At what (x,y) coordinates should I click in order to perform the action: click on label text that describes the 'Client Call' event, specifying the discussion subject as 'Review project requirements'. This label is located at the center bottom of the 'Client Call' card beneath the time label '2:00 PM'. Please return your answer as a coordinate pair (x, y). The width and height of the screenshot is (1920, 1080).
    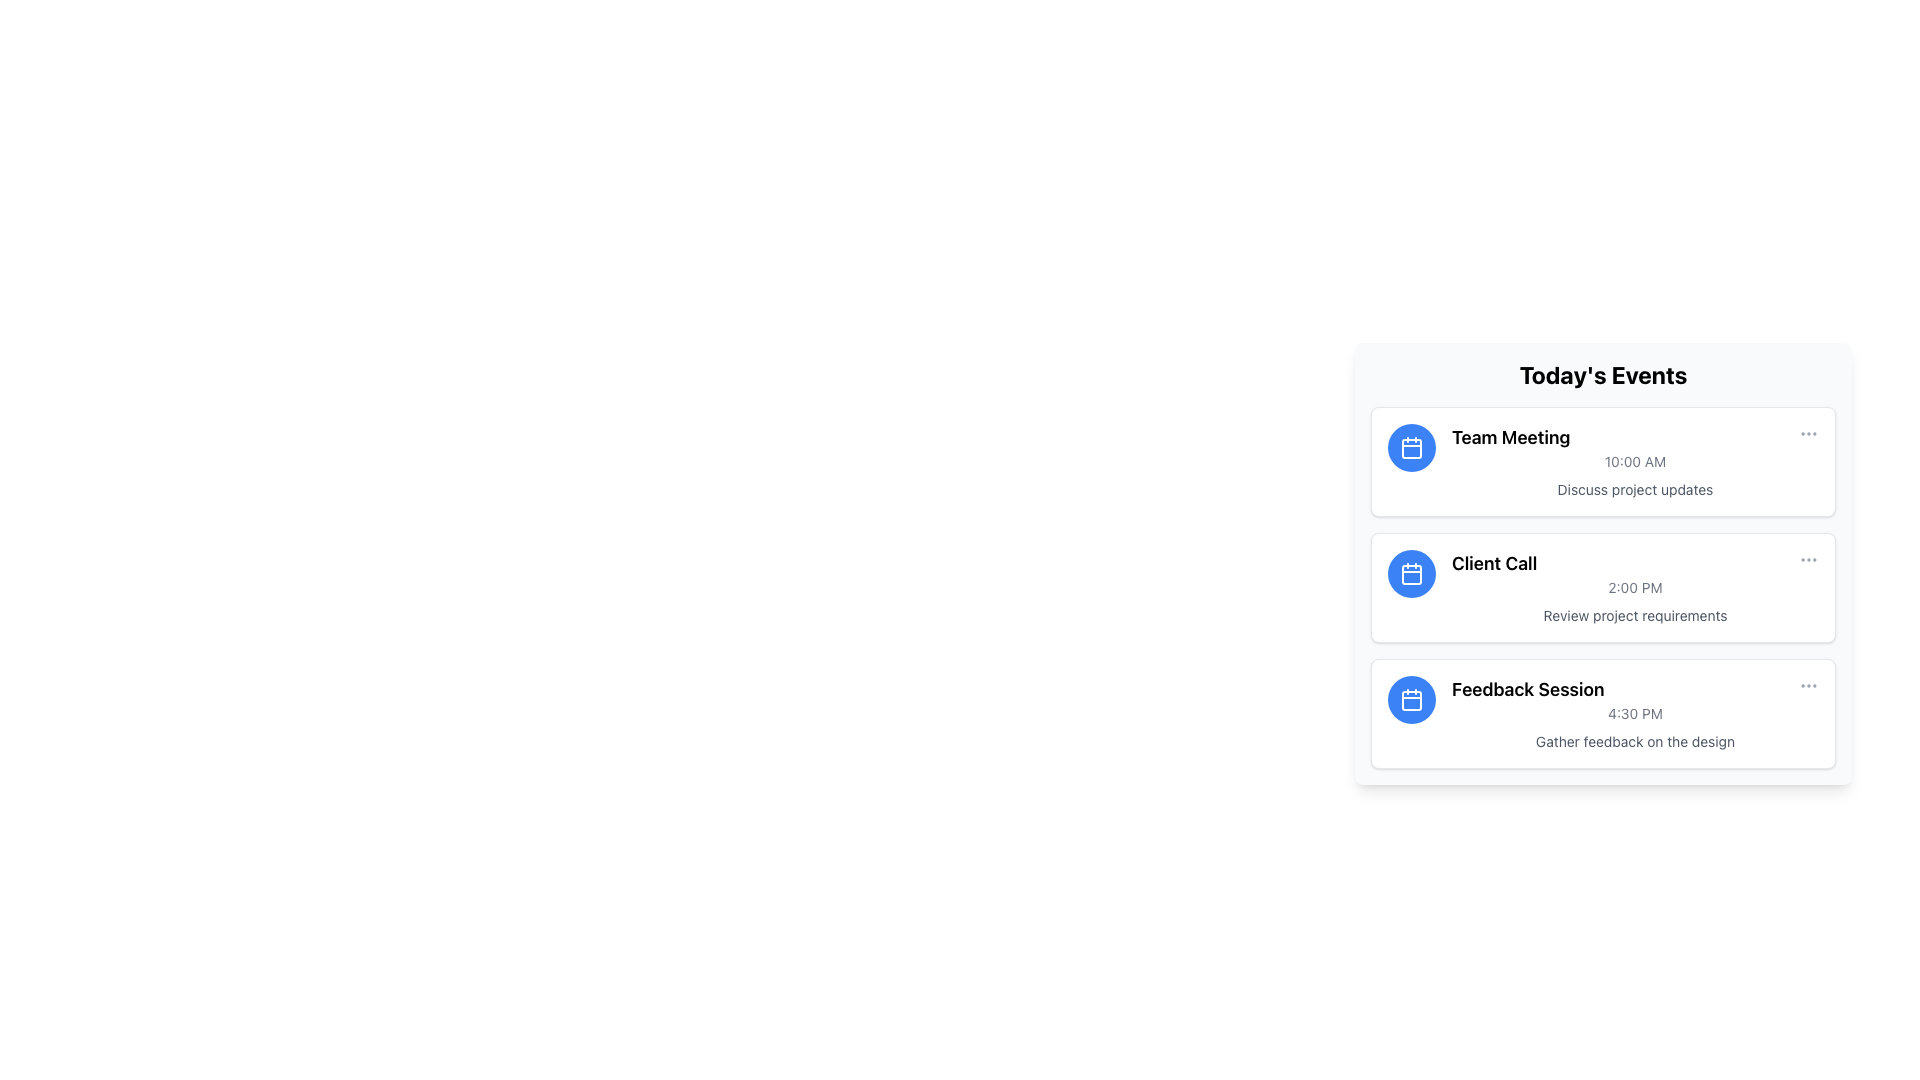
    Looking at the image, I should click on (1635, 615).